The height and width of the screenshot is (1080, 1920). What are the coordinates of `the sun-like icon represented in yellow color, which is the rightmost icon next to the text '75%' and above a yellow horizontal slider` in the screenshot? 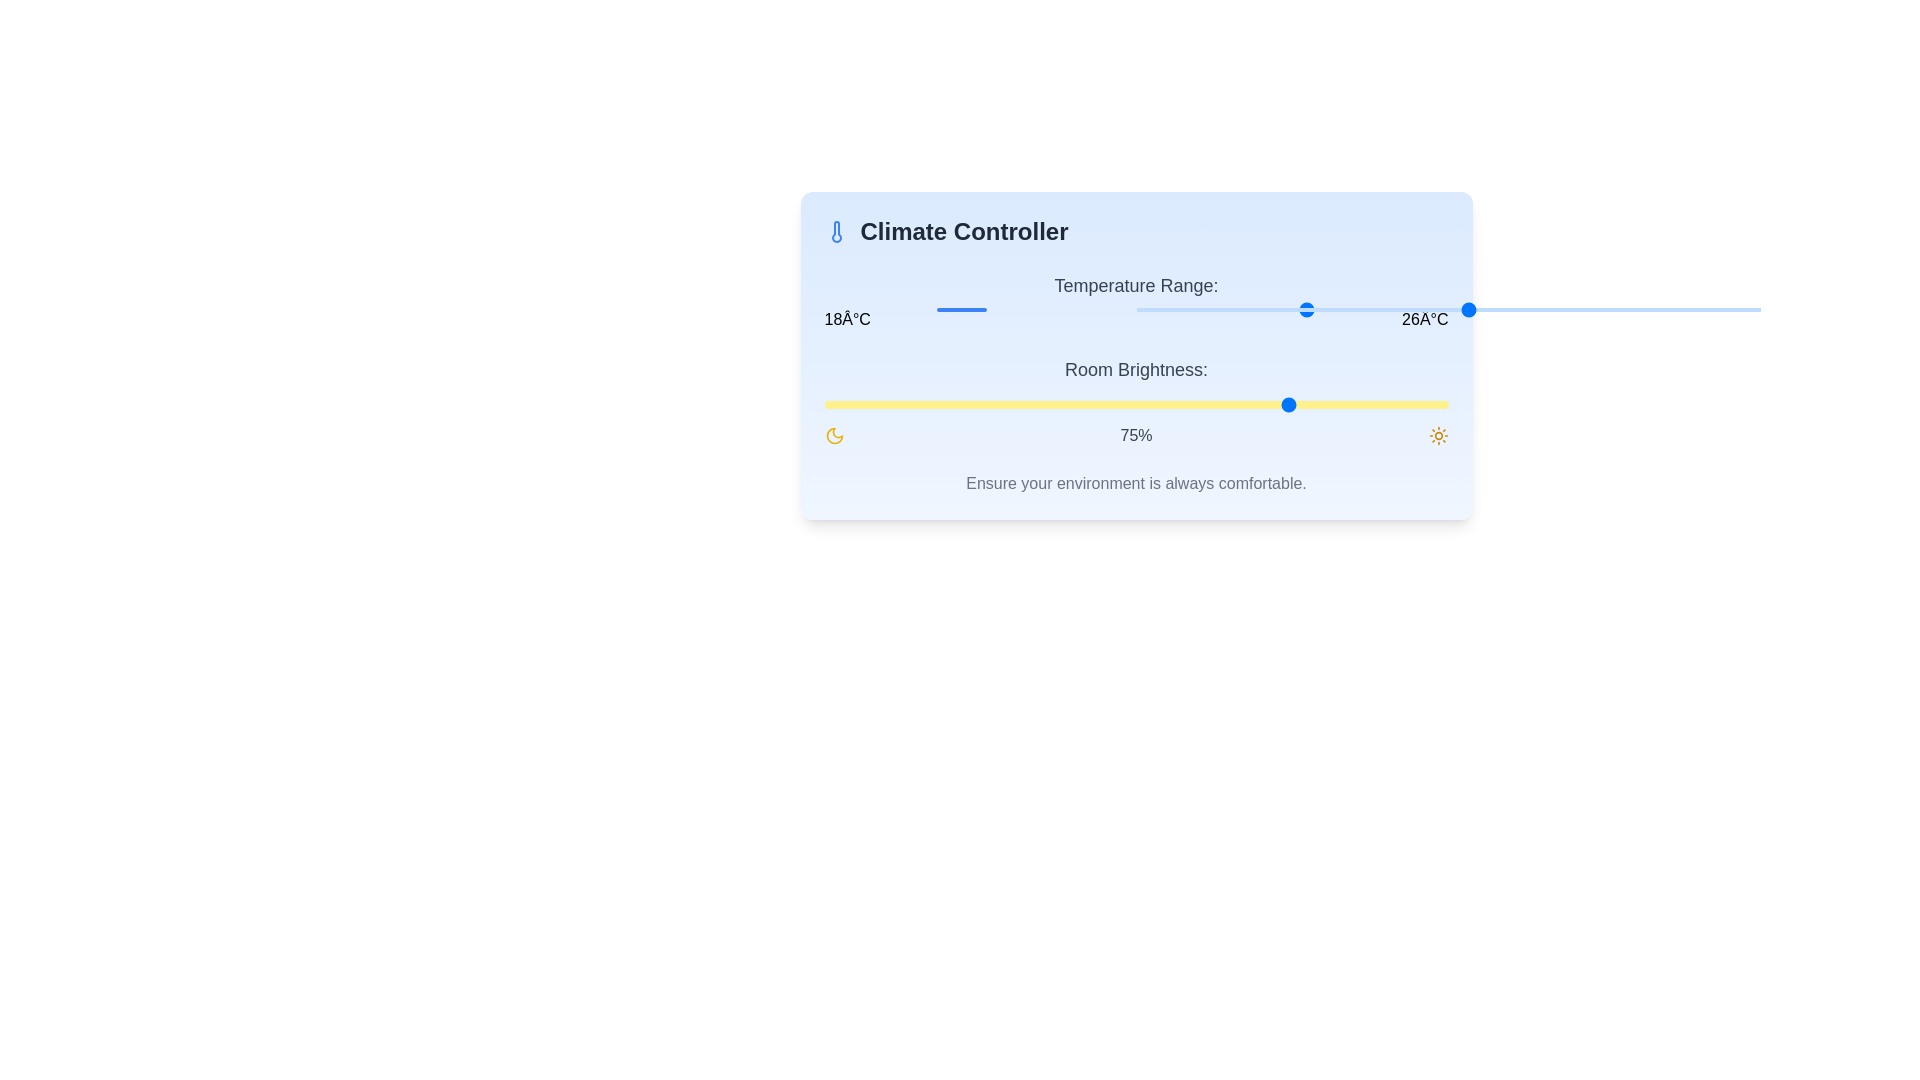 It's located at (1437, 434).